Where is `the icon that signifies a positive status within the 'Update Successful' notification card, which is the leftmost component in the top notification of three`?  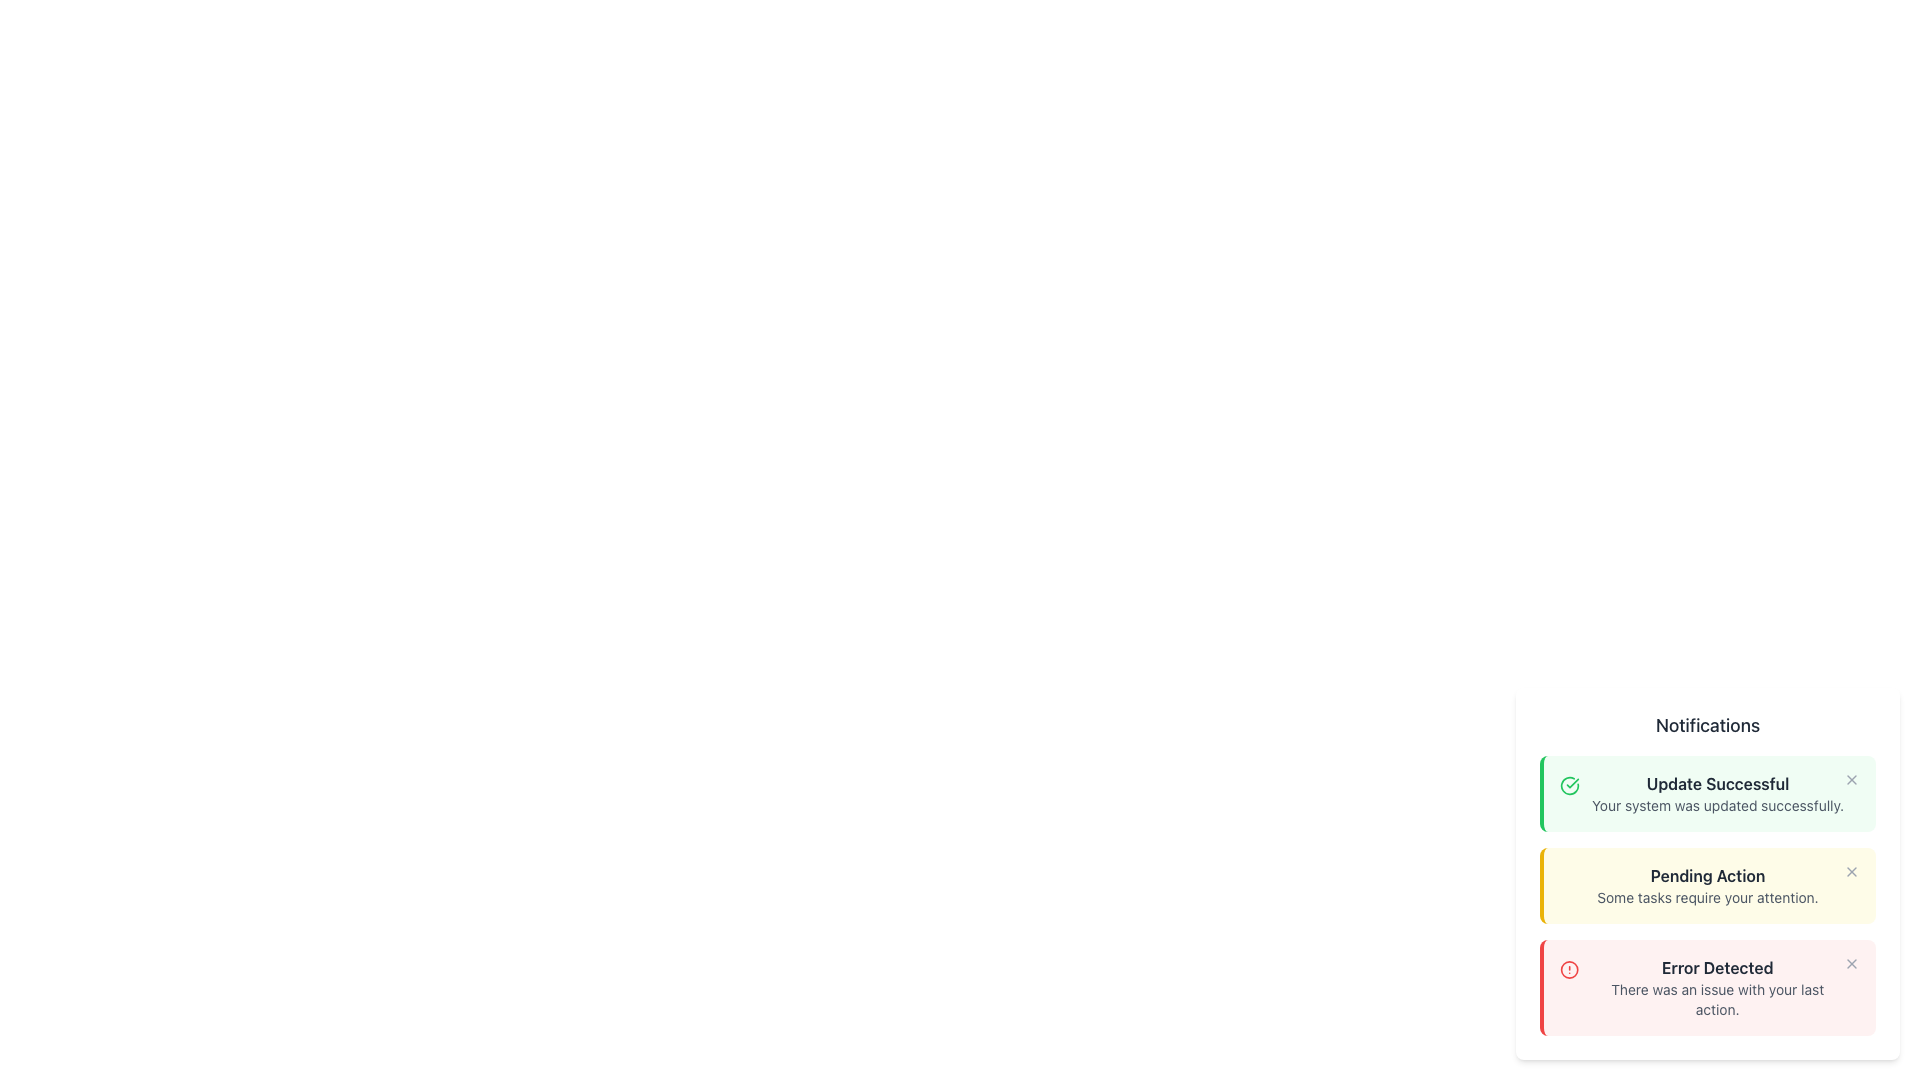 the icon that signifies a positive status within the 'Update Successful' notification card, which is the leftmost component in the top notification of three is located at coordinates (1568, 785).